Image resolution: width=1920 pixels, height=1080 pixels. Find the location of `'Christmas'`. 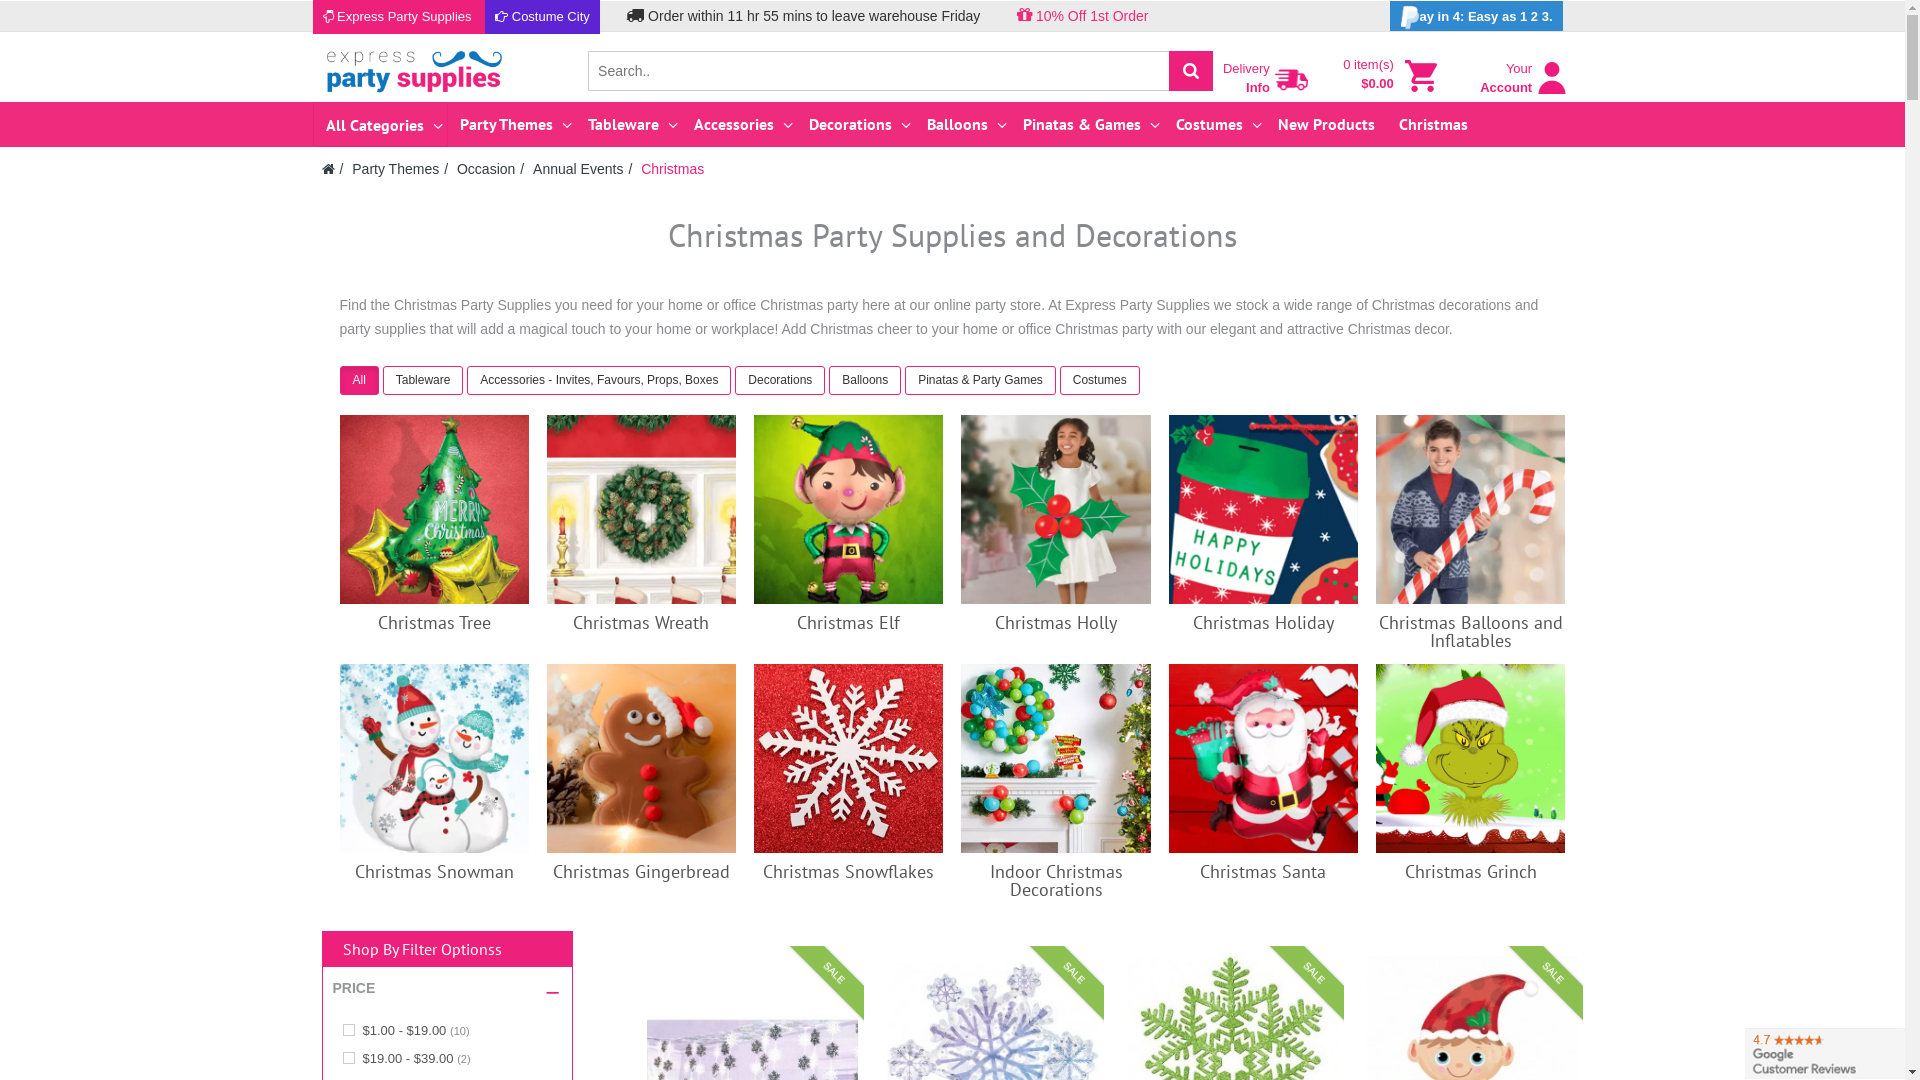

'Christmas' is located at coordinates (672, 168).